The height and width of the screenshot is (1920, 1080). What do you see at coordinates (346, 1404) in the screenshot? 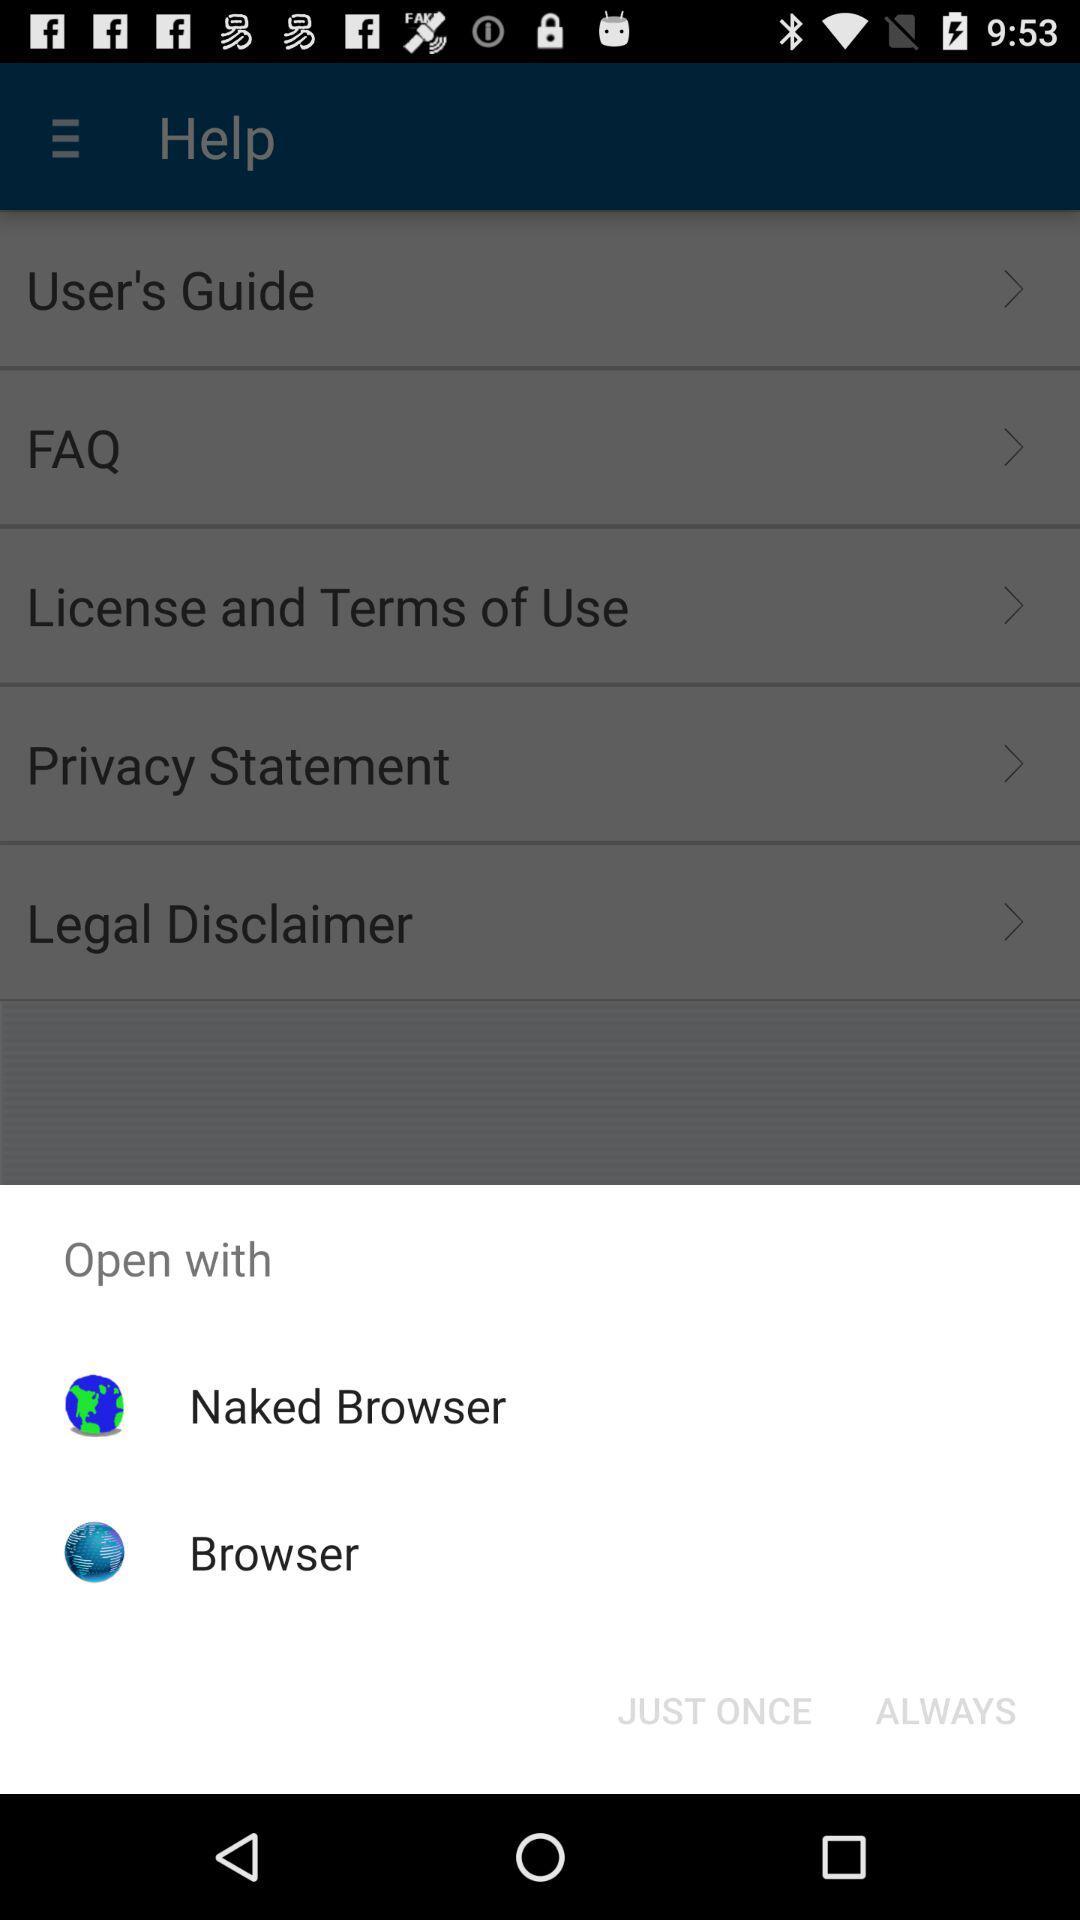
I see `the naked browser` at bounding box center [346, 1404].